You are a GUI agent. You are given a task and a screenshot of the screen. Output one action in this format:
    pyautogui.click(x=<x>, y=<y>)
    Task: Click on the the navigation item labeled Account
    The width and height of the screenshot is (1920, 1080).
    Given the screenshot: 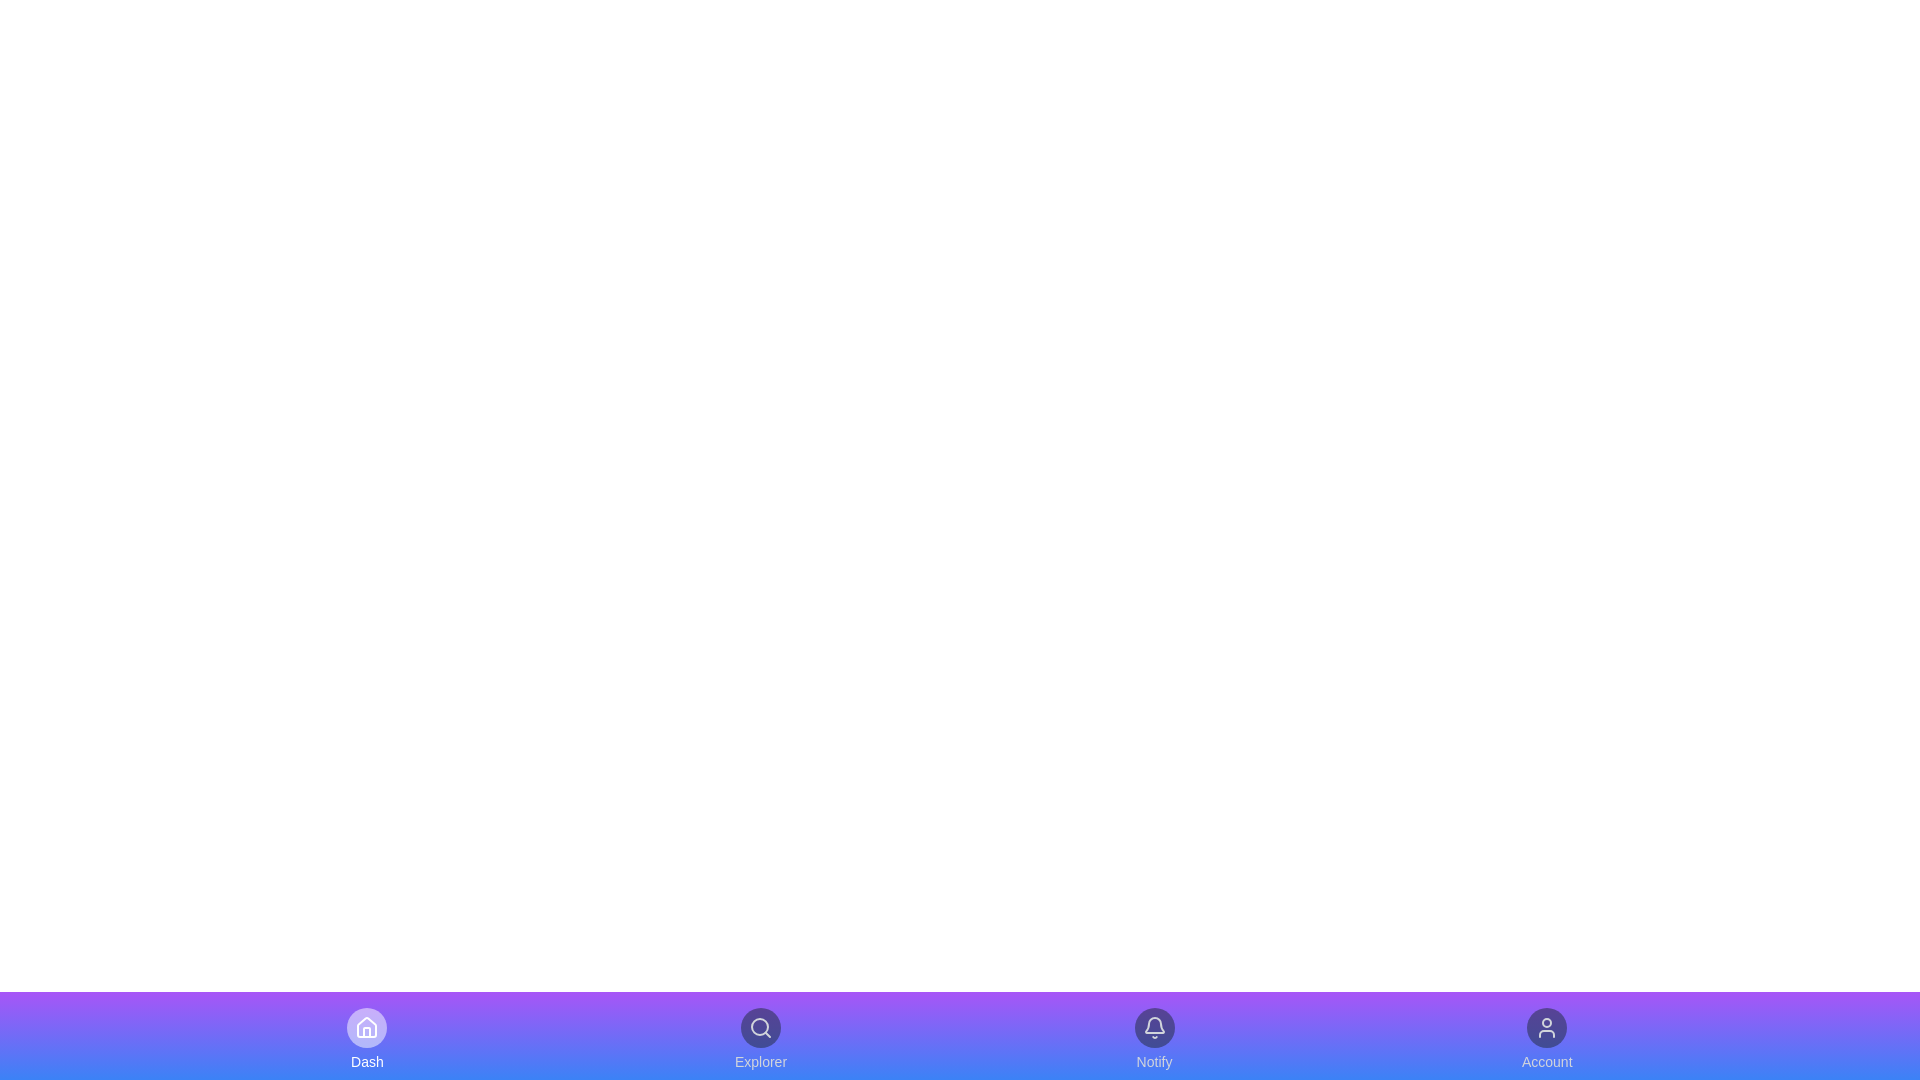 What is the action you would take?
    pyautogui.click(x=1546, y=1039)
    